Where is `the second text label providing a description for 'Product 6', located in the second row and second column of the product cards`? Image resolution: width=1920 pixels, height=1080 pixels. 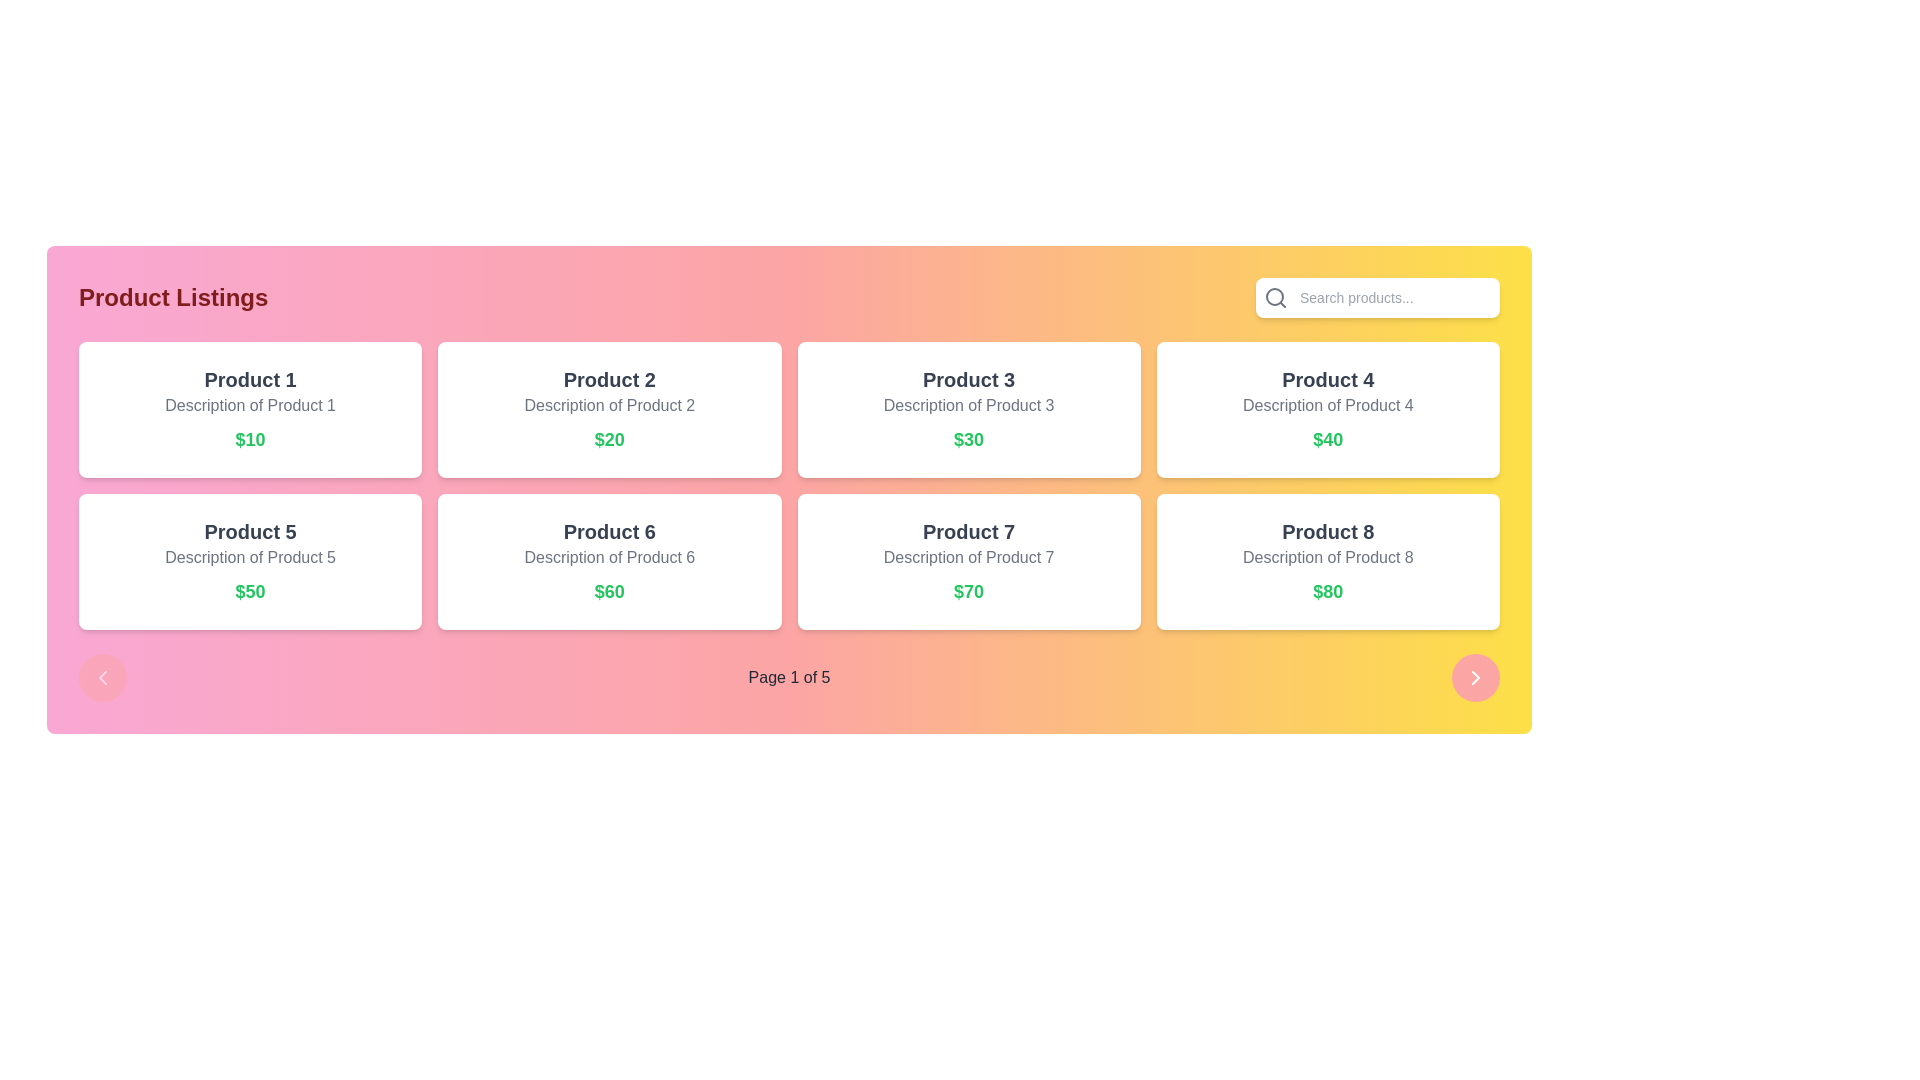 the second text label providing a description for 'Product 6', located in the second row and second column of the product cards is located at coordinates (608, 558).